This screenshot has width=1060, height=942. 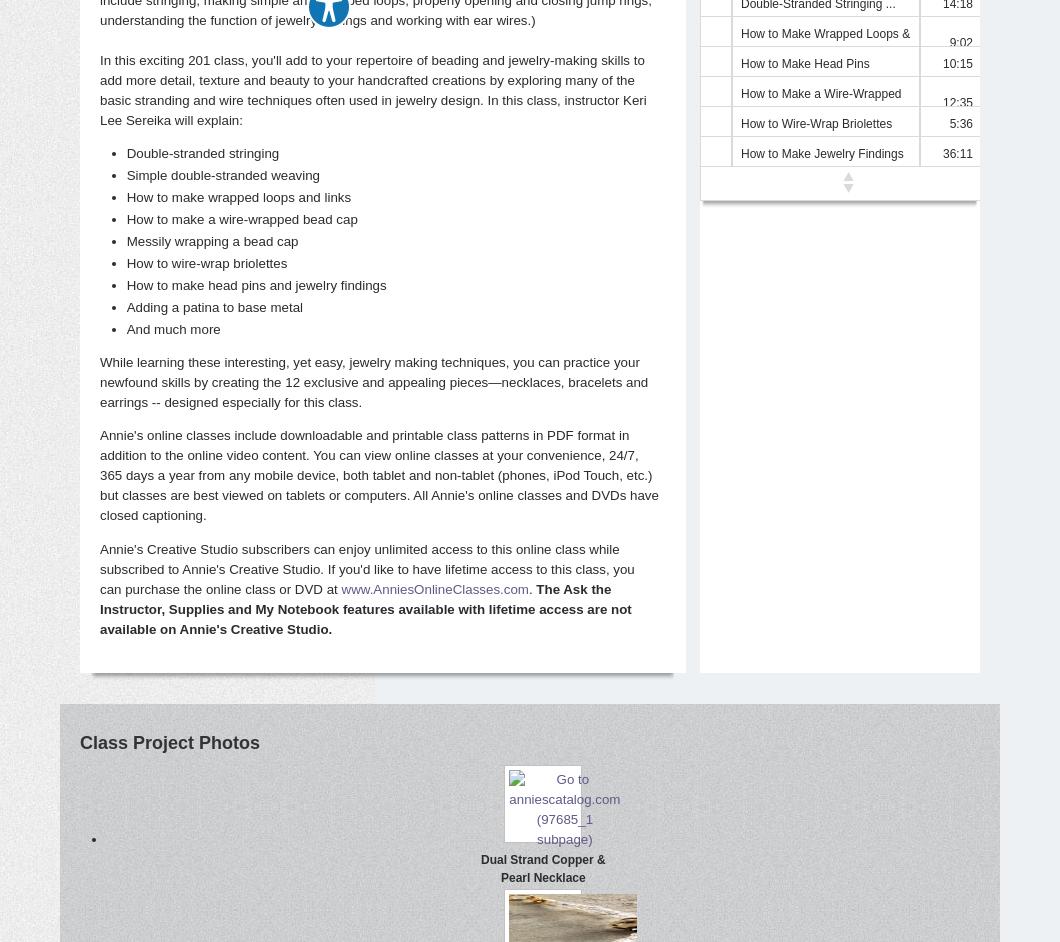 What do you see at coordinates (542, 868) in the screenshot?
I see `'Dual Strand Copper & Pearl Necklace'` at bounding box center [542, 868].